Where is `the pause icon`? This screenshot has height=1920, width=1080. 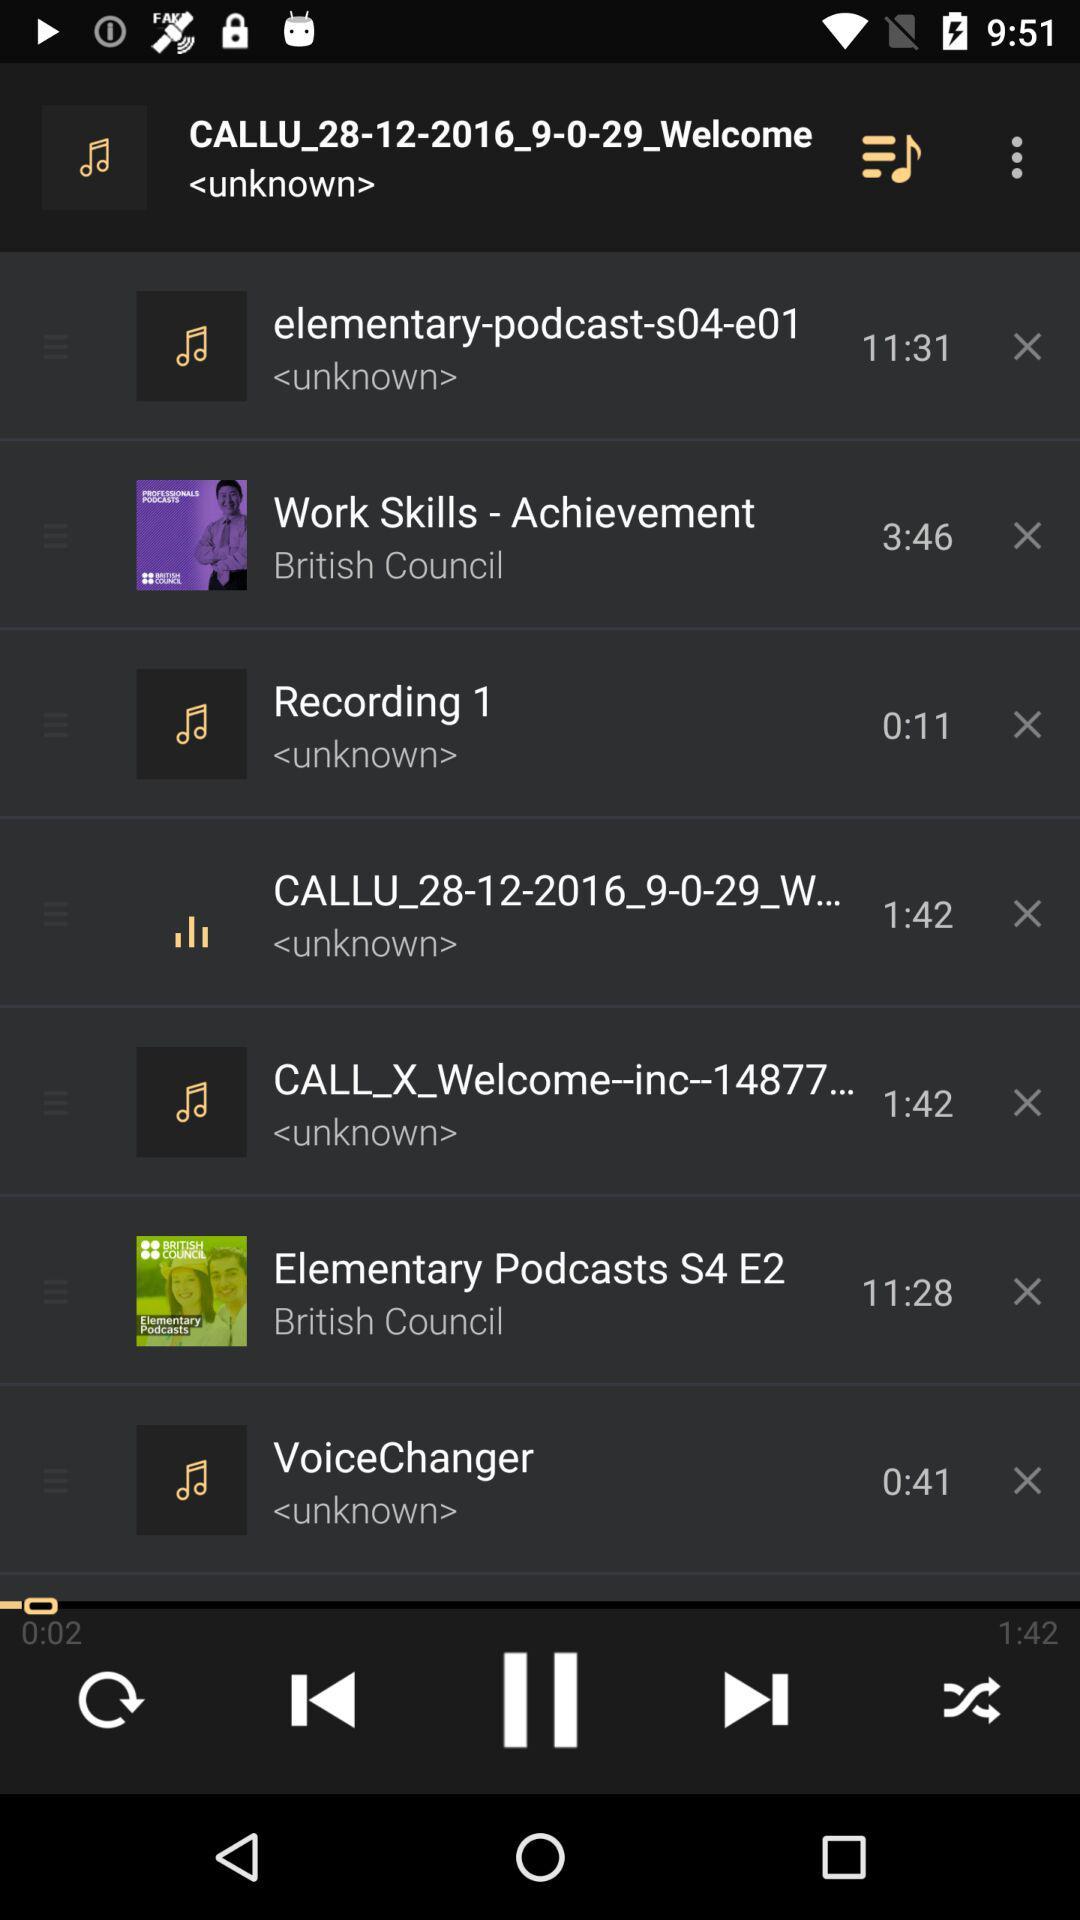 the pause icon is located at coordinates (540, 1698).